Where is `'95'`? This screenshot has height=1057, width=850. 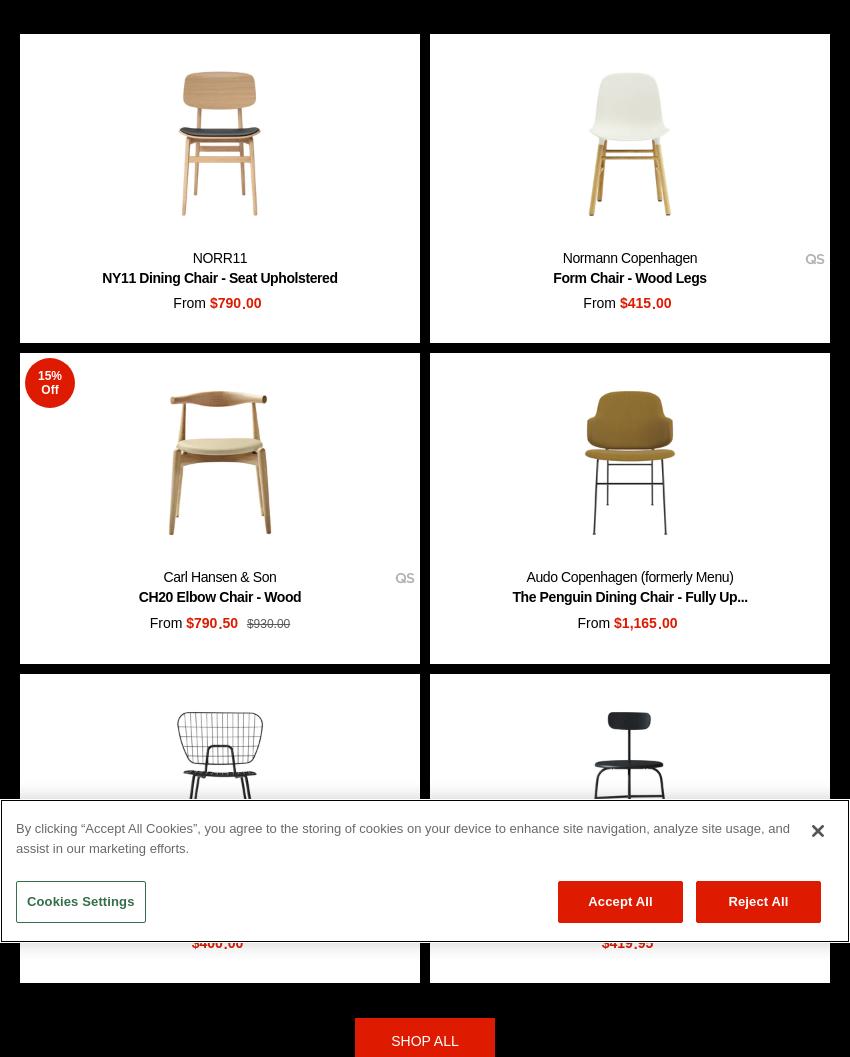 '95' is located at coordinates (644, 941).